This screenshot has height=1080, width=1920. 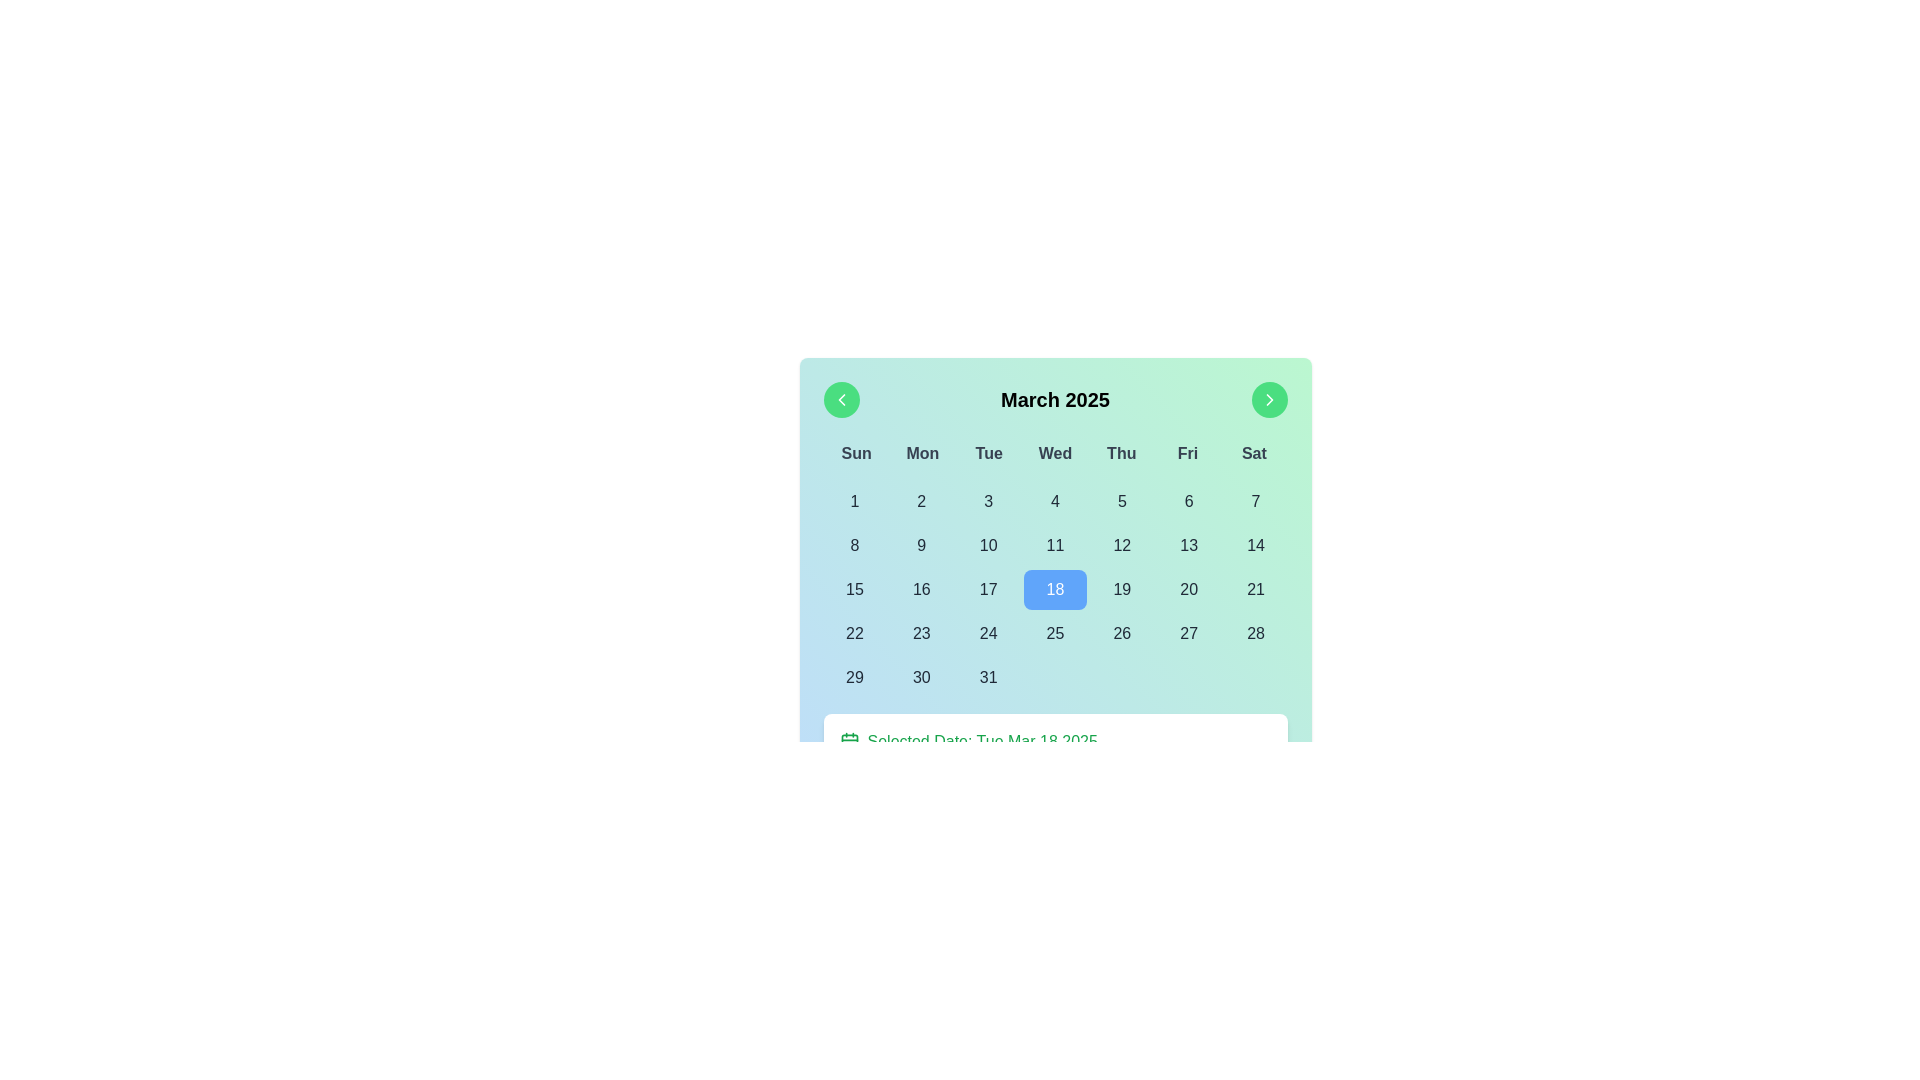 I want to click on the interactive clickable button representing a selectable day in the calendar interface, so click(x=854, y=546).